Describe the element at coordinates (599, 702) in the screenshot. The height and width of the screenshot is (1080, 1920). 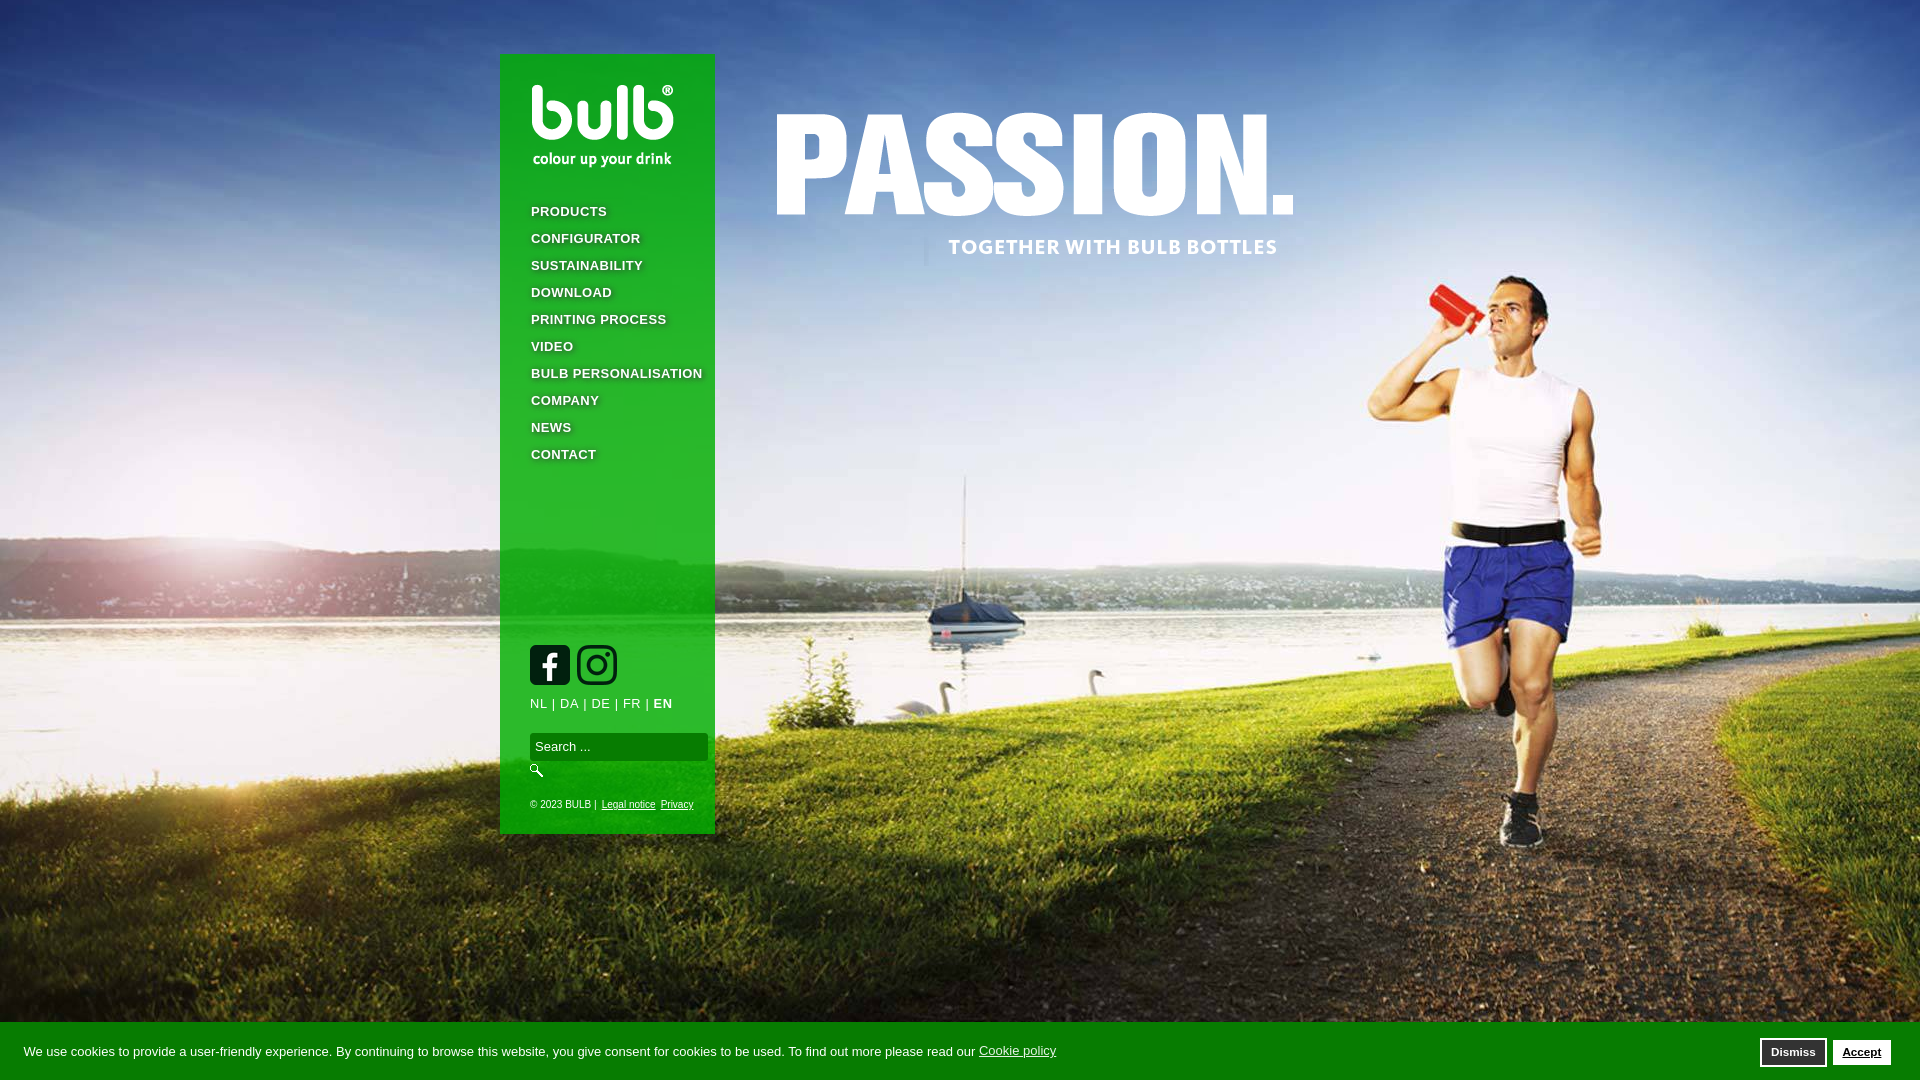
I see `'DE'` at that location.